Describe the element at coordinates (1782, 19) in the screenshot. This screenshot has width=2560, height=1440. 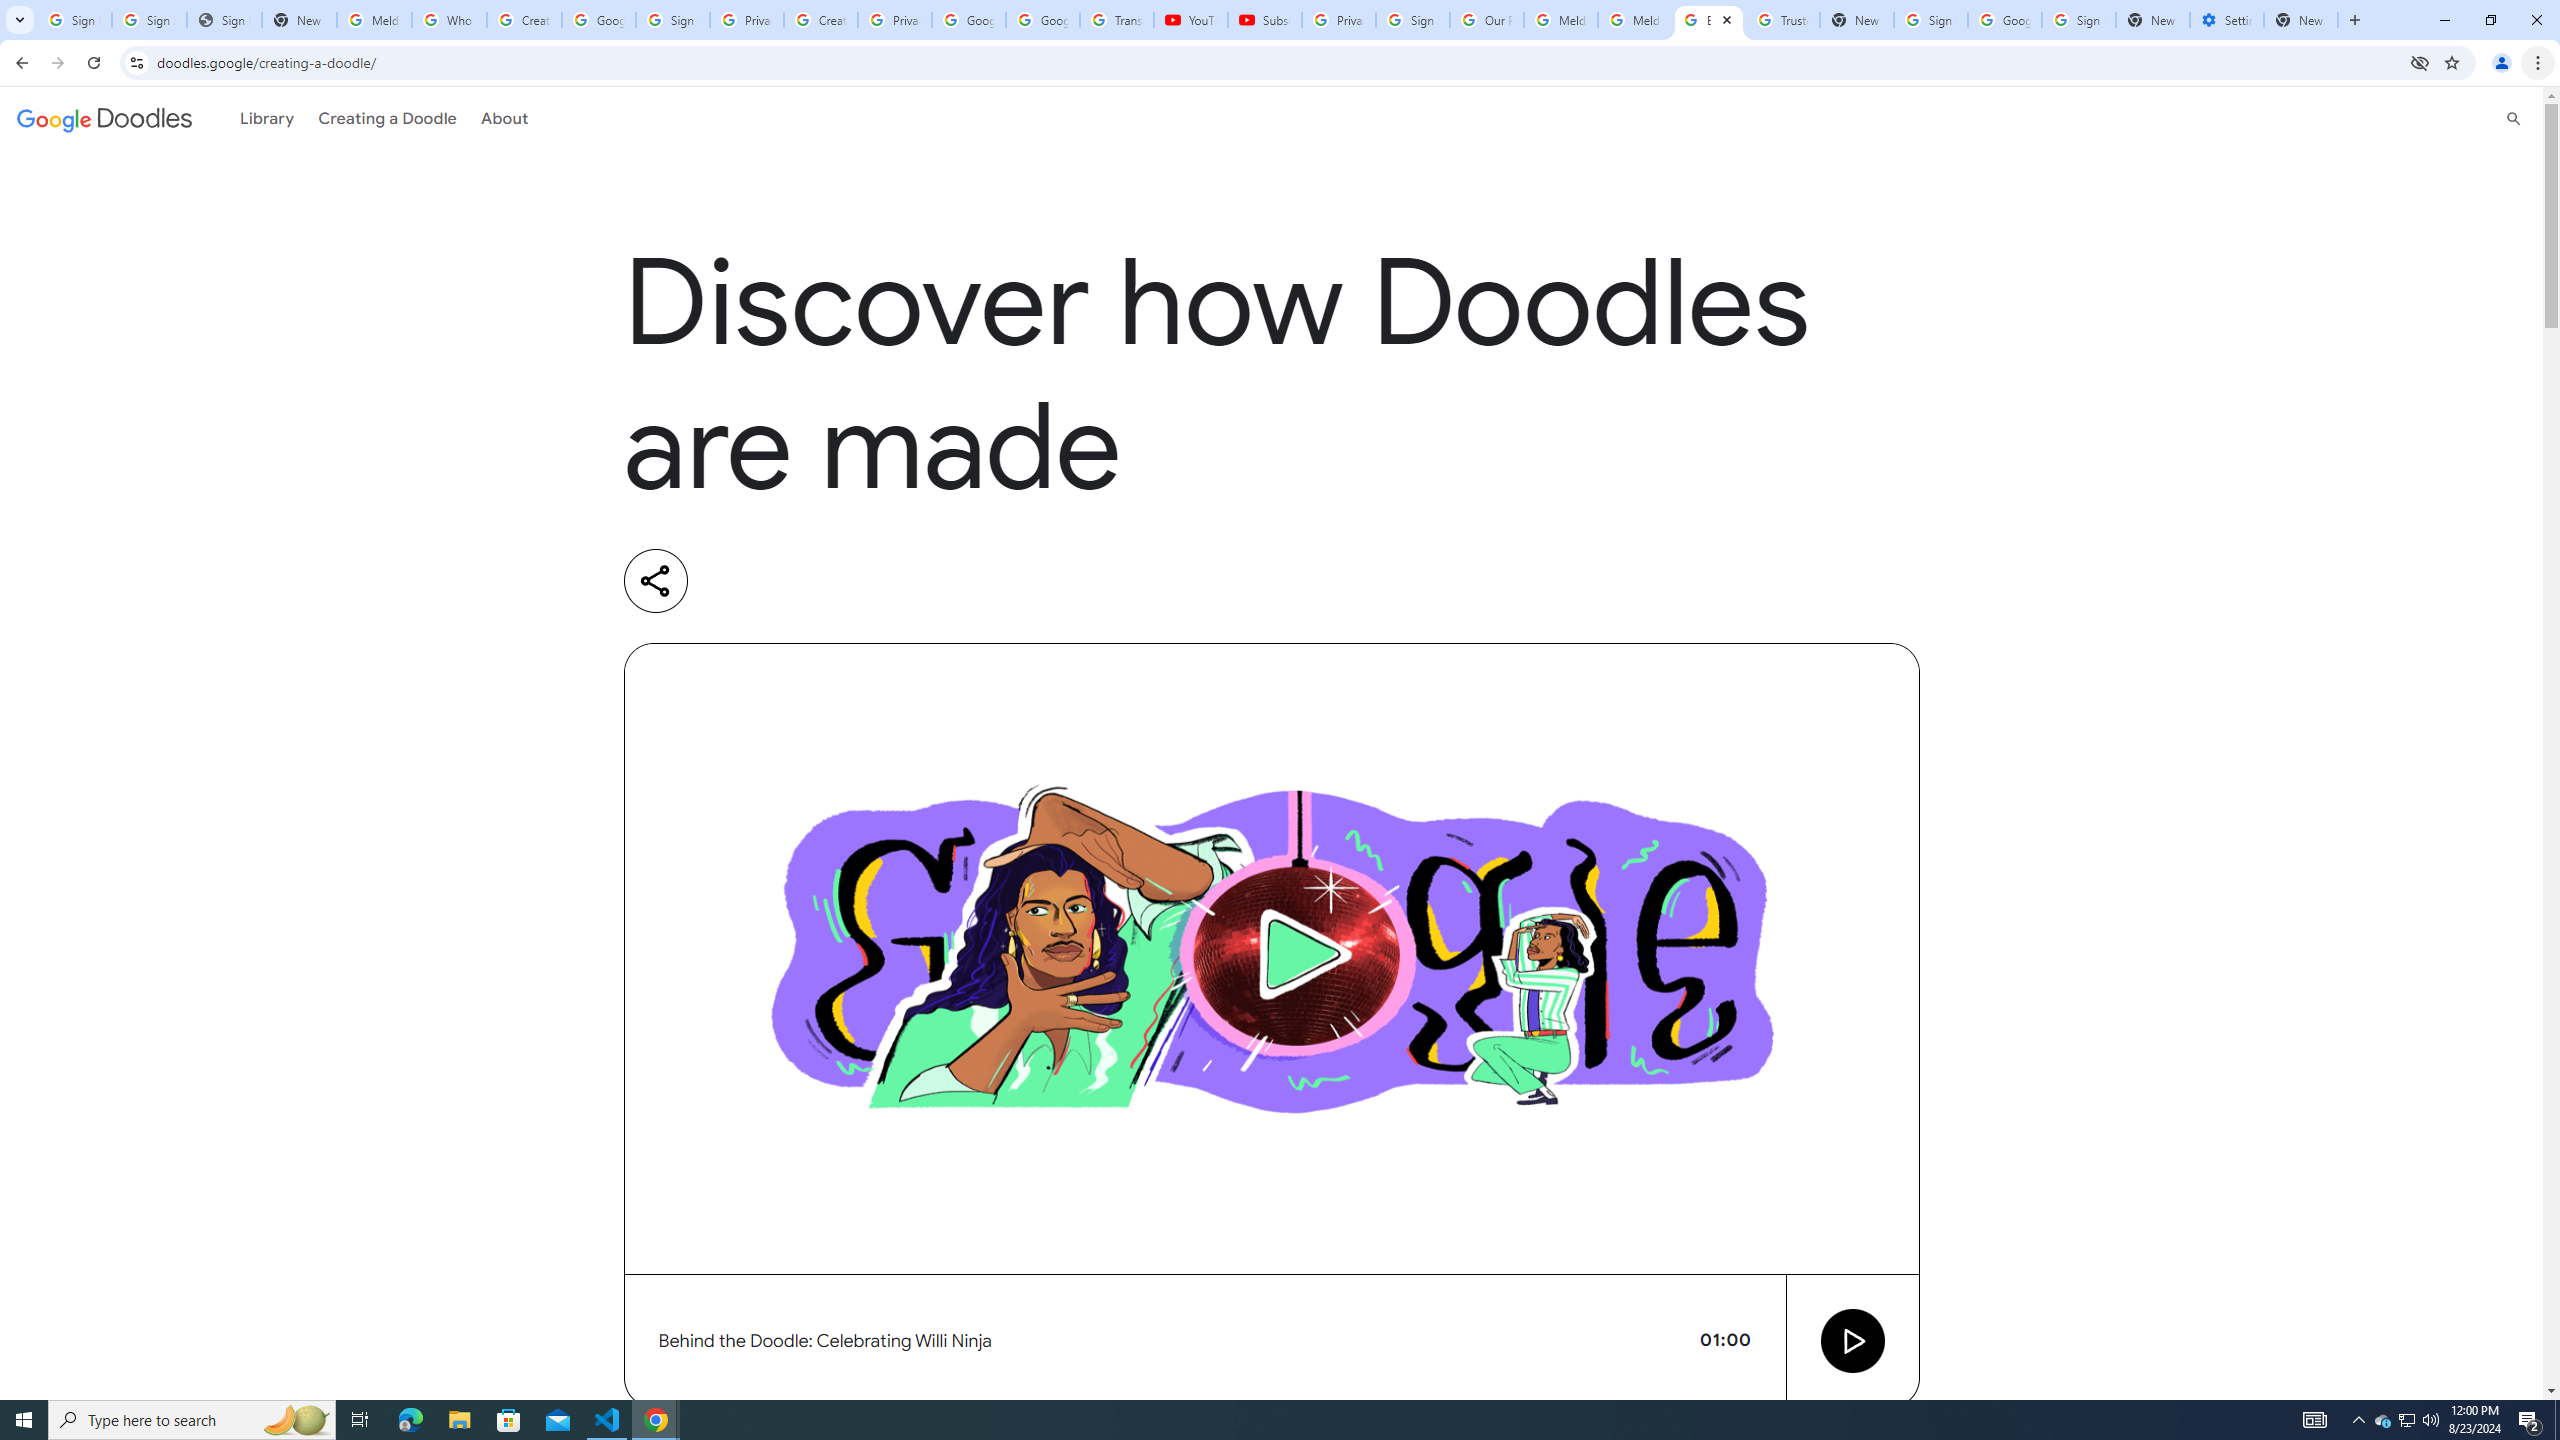
I see `'Trusted Information and Content - Google Safety Center'` at that location.